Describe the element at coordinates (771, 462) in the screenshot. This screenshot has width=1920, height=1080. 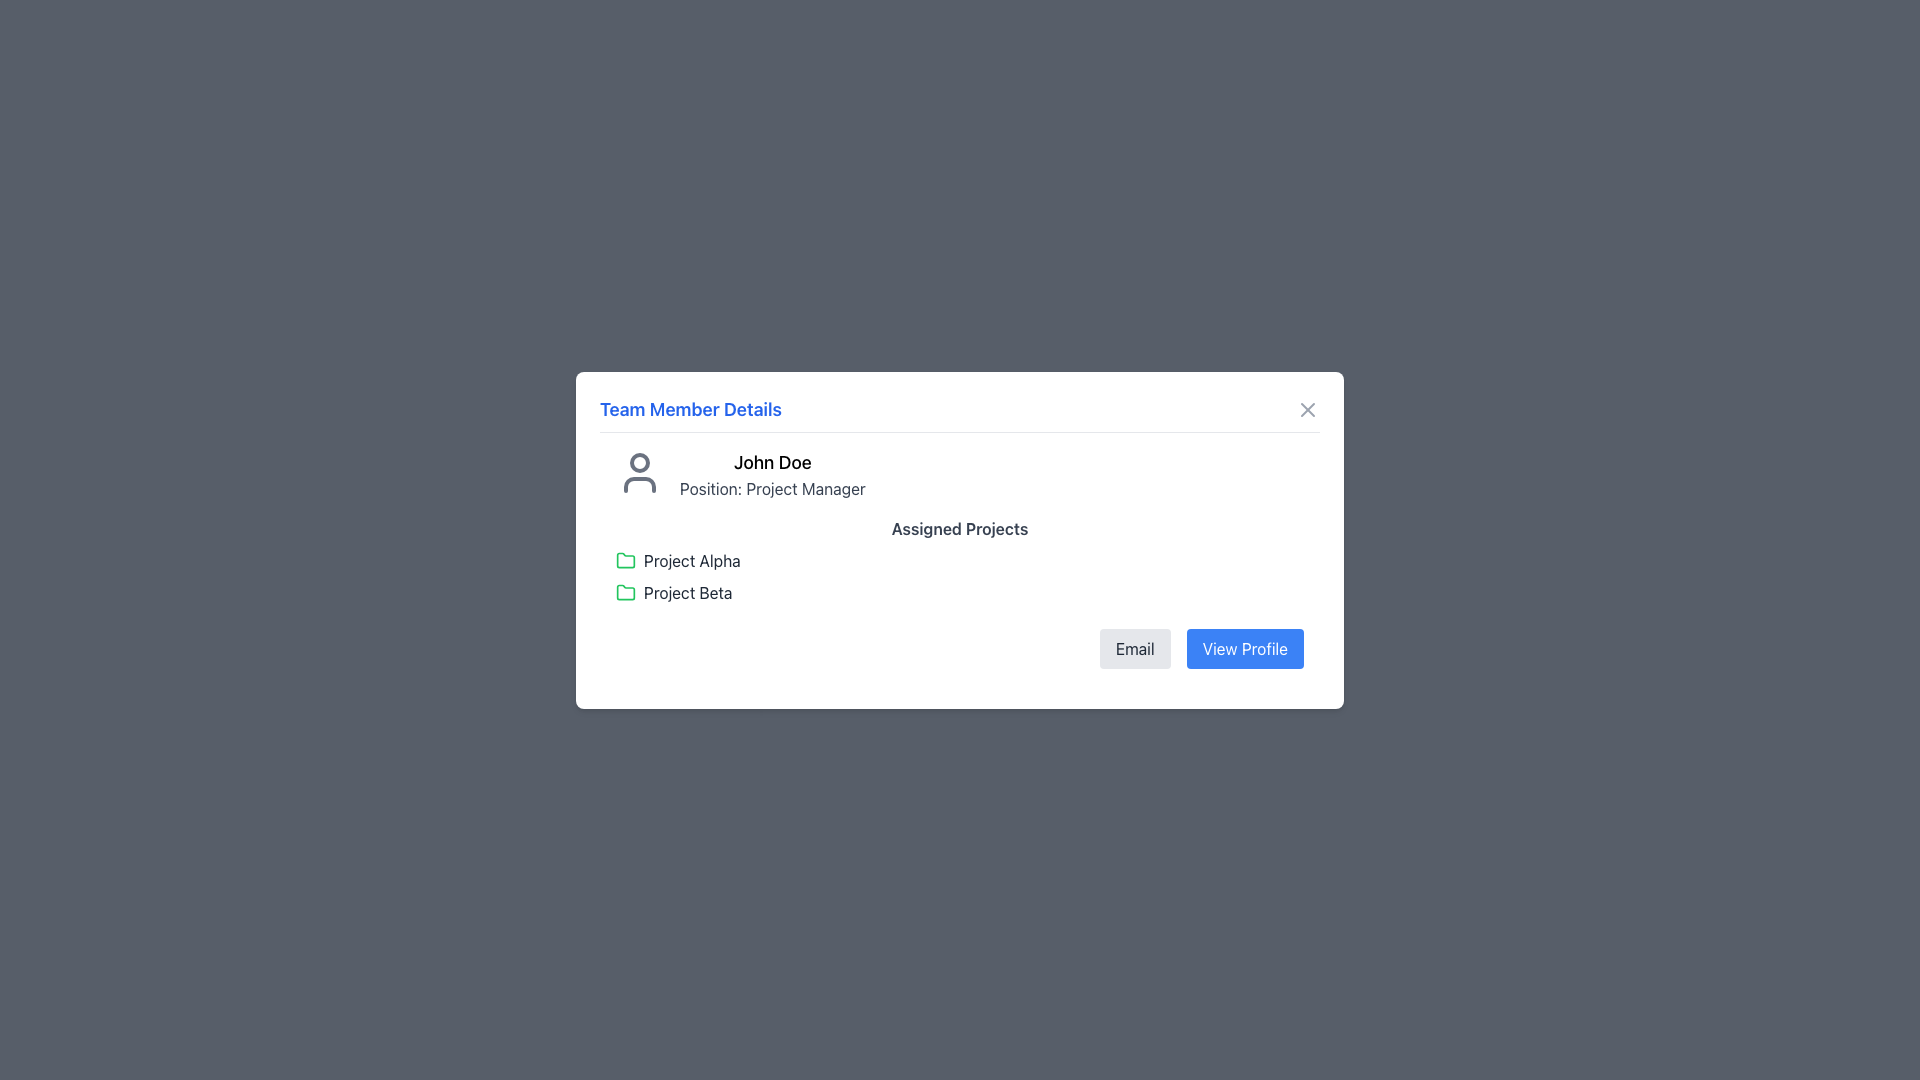
I see `the text label displaying the user's name 'John Doe' in the 'Team Member Details' popup` at that location.